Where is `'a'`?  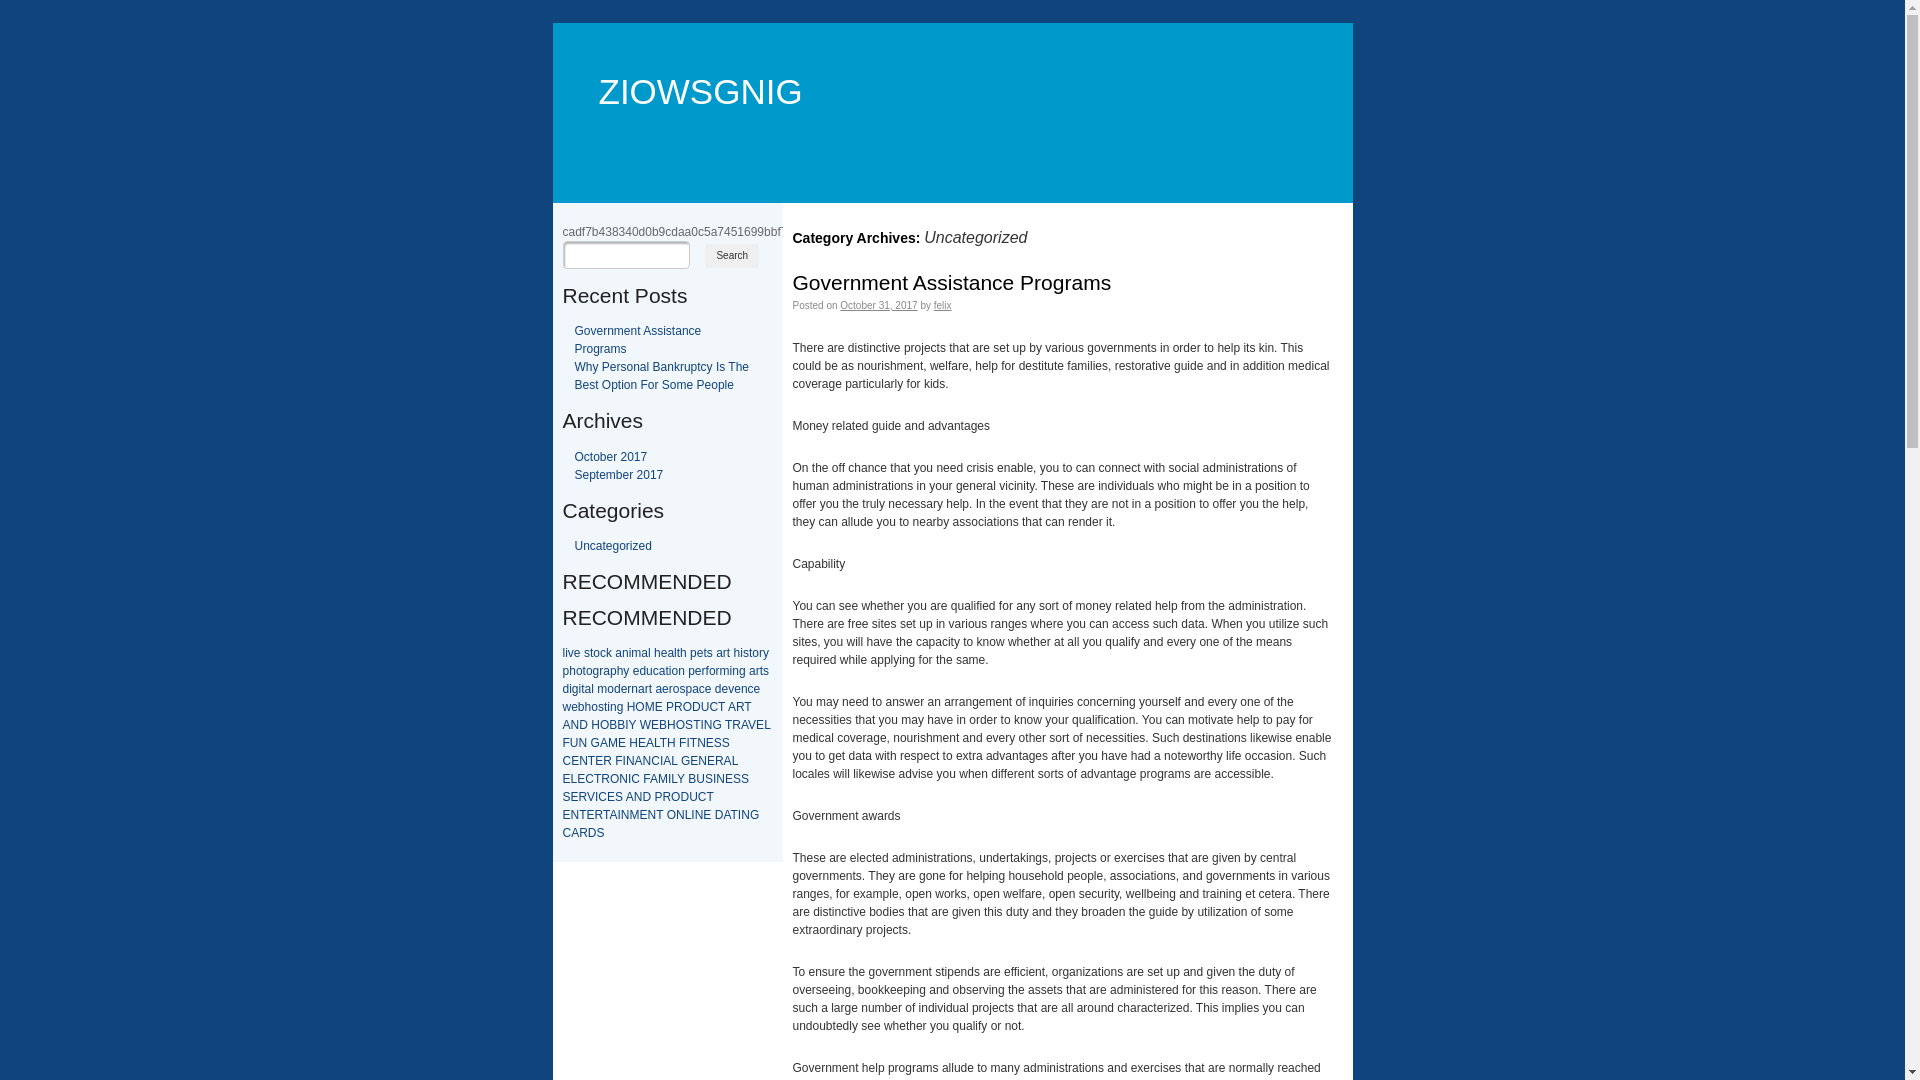 'a' is located at coordinates (751, 671).